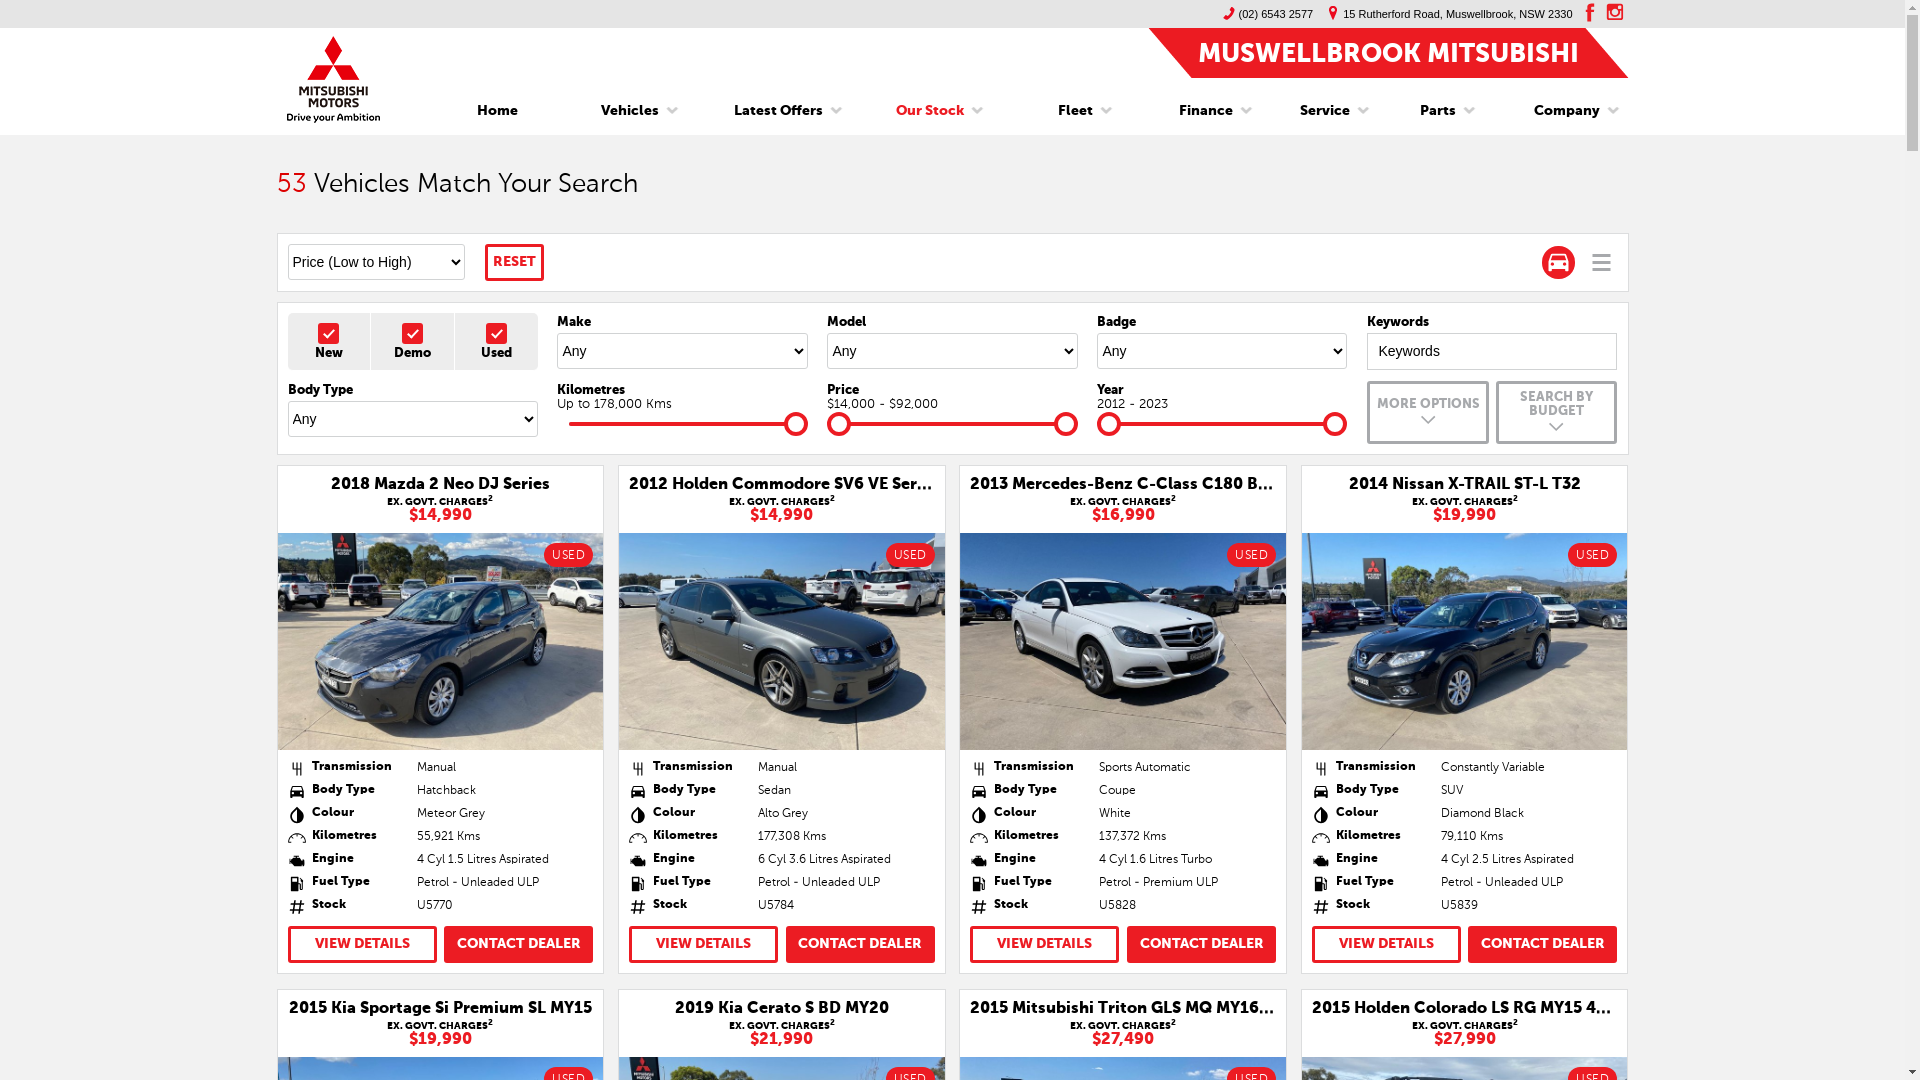  Describe the element at coordinates (1074, 111) in the screenshot. I see `'Fleet'` at that location.